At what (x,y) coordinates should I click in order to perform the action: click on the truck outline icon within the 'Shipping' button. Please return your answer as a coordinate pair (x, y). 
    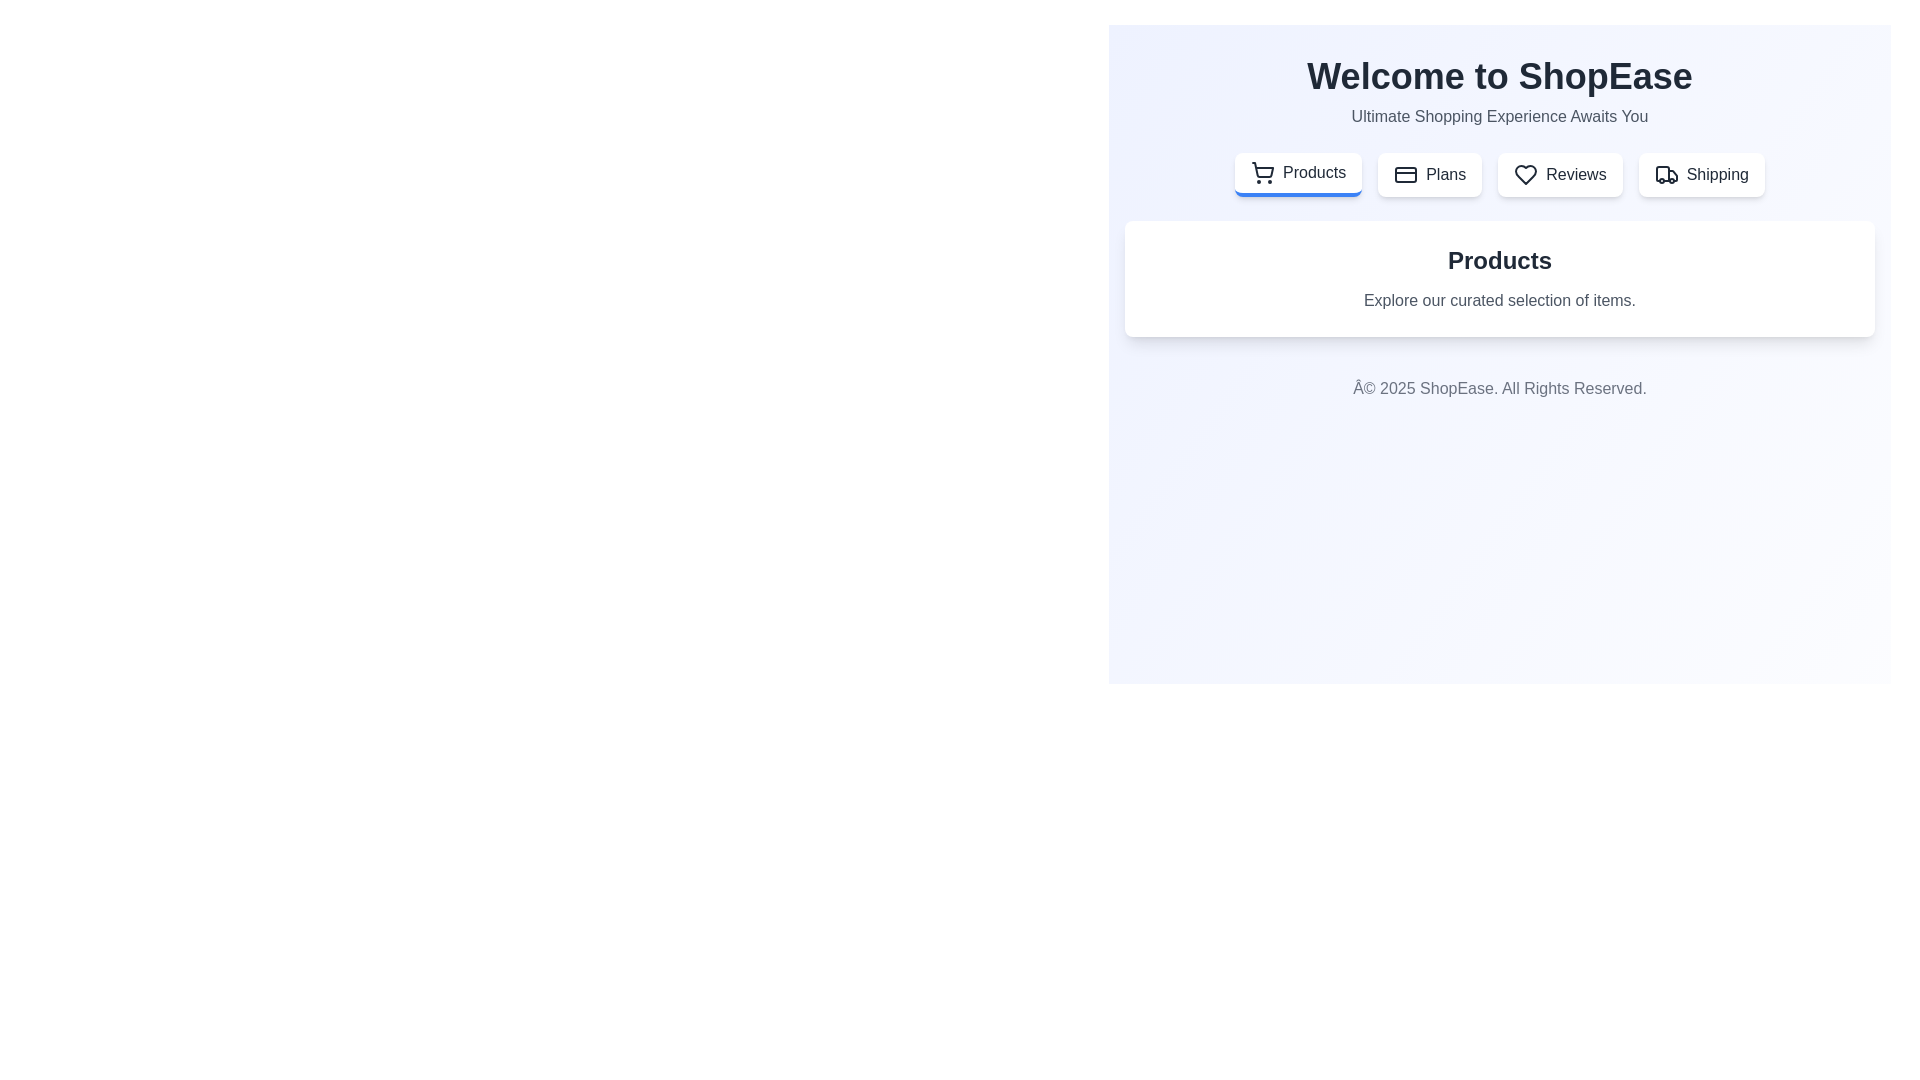
    Looking at the image, I should click on (1666, 173).